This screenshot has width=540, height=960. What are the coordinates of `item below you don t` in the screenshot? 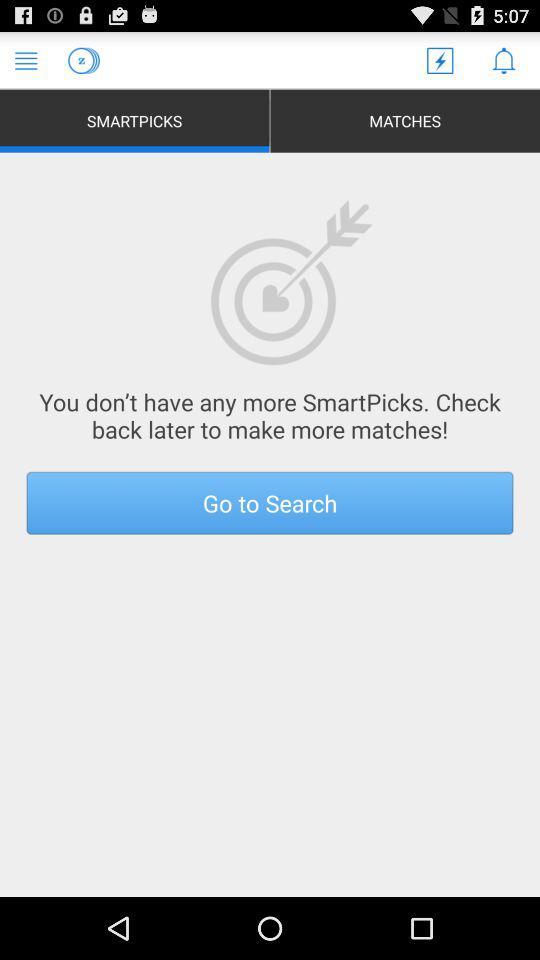 It's located at (270, 502).